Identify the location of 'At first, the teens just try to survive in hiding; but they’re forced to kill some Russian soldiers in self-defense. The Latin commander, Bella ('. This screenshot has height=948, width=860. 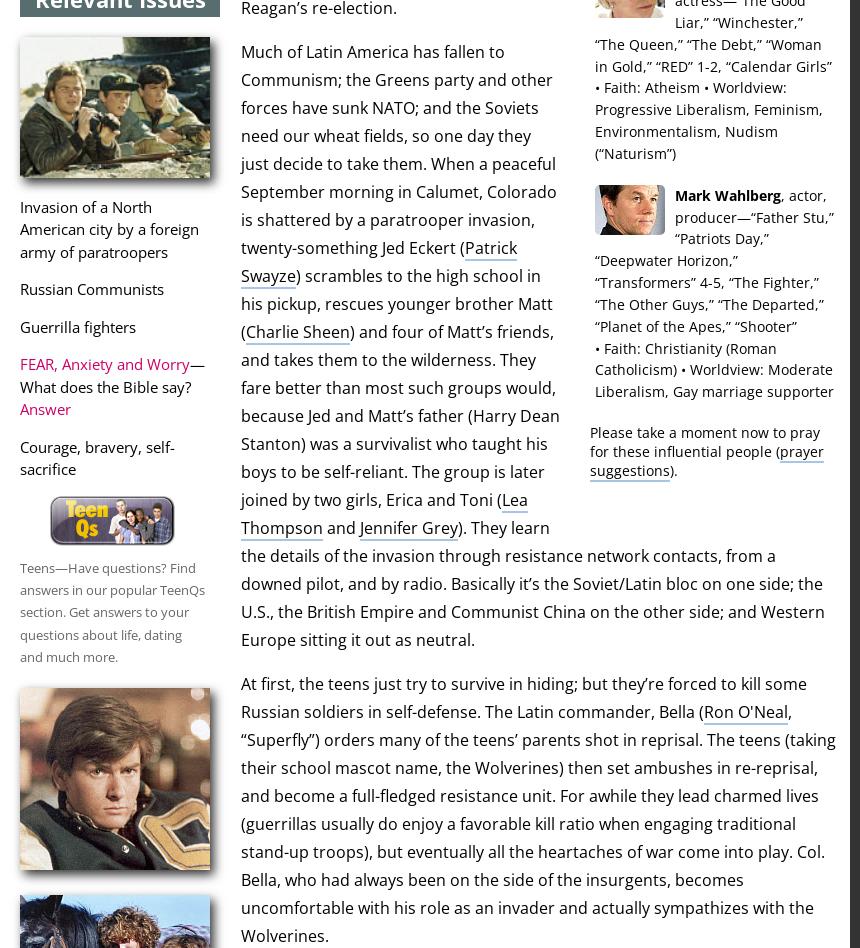
(522, 697).